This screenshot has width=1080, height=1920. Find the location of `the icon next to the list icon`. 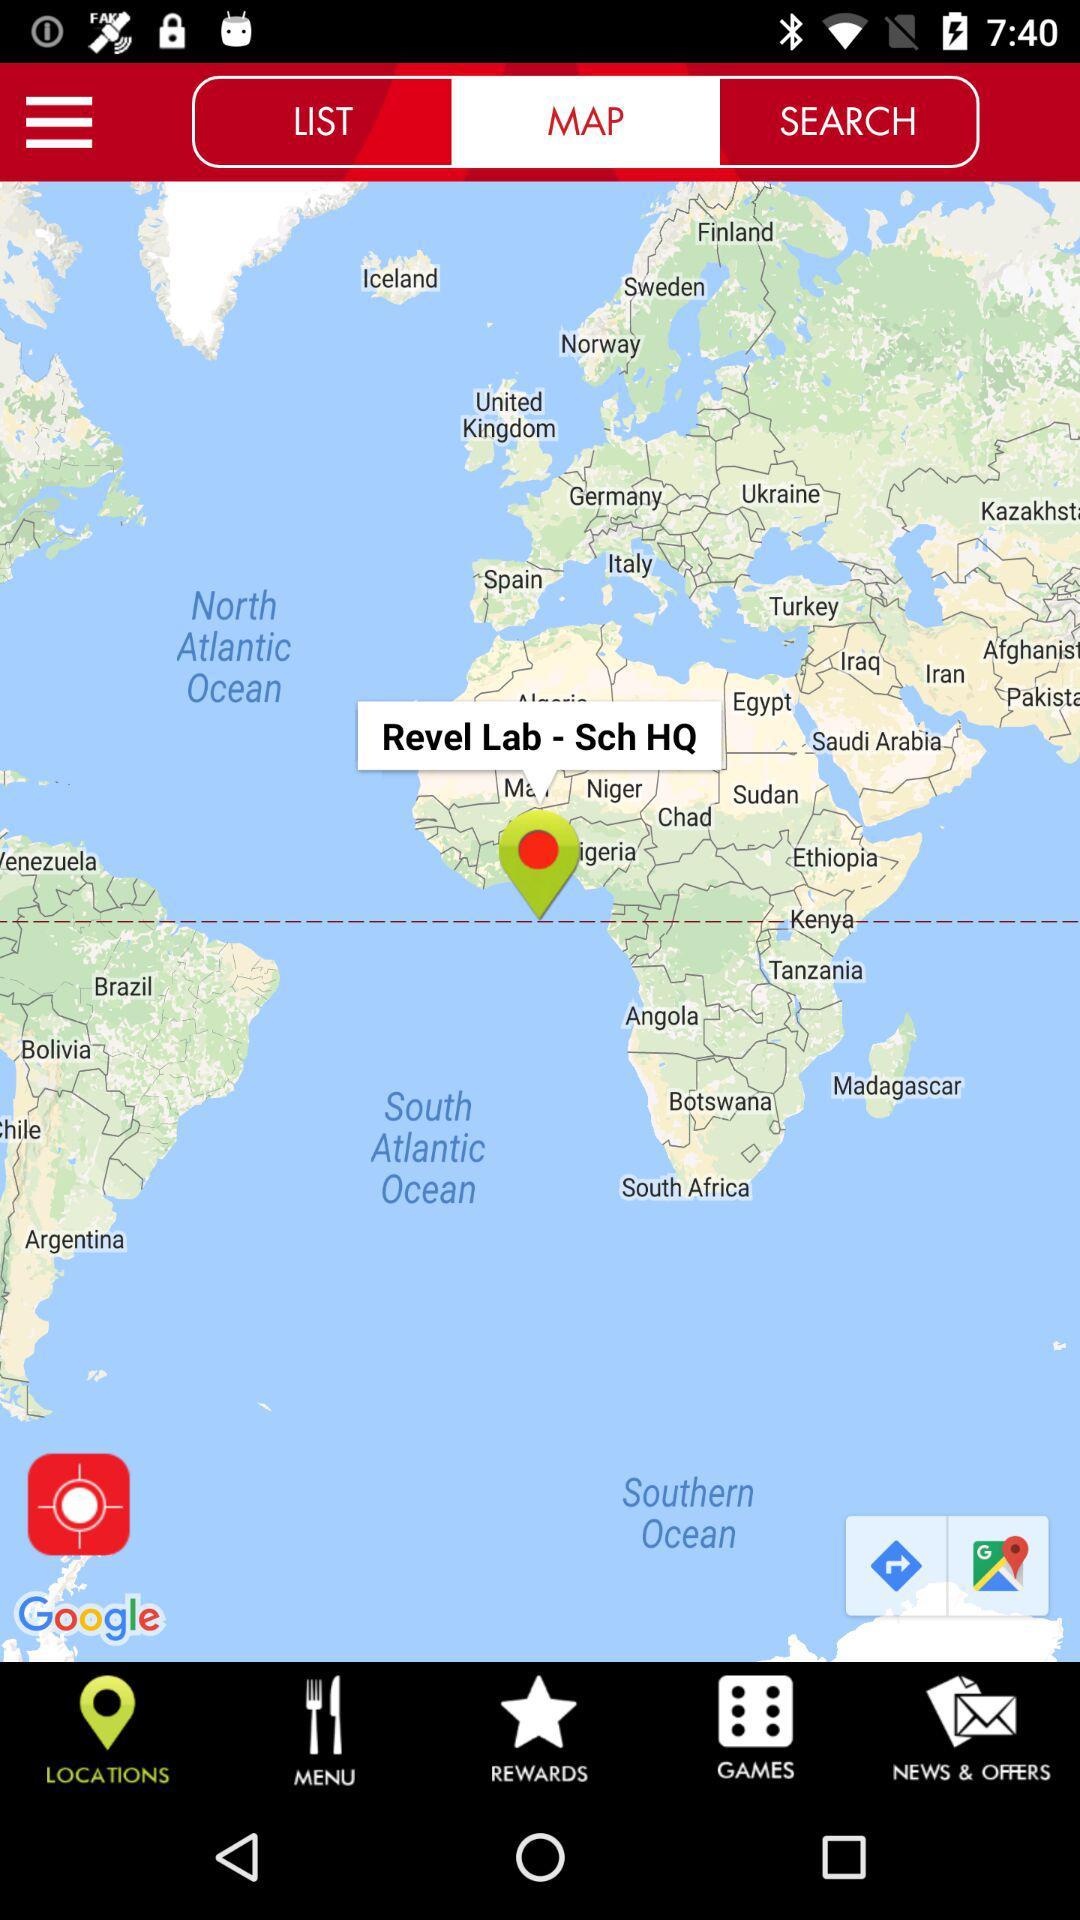

the icon next to the list icon is located at coordinates (58, 121).